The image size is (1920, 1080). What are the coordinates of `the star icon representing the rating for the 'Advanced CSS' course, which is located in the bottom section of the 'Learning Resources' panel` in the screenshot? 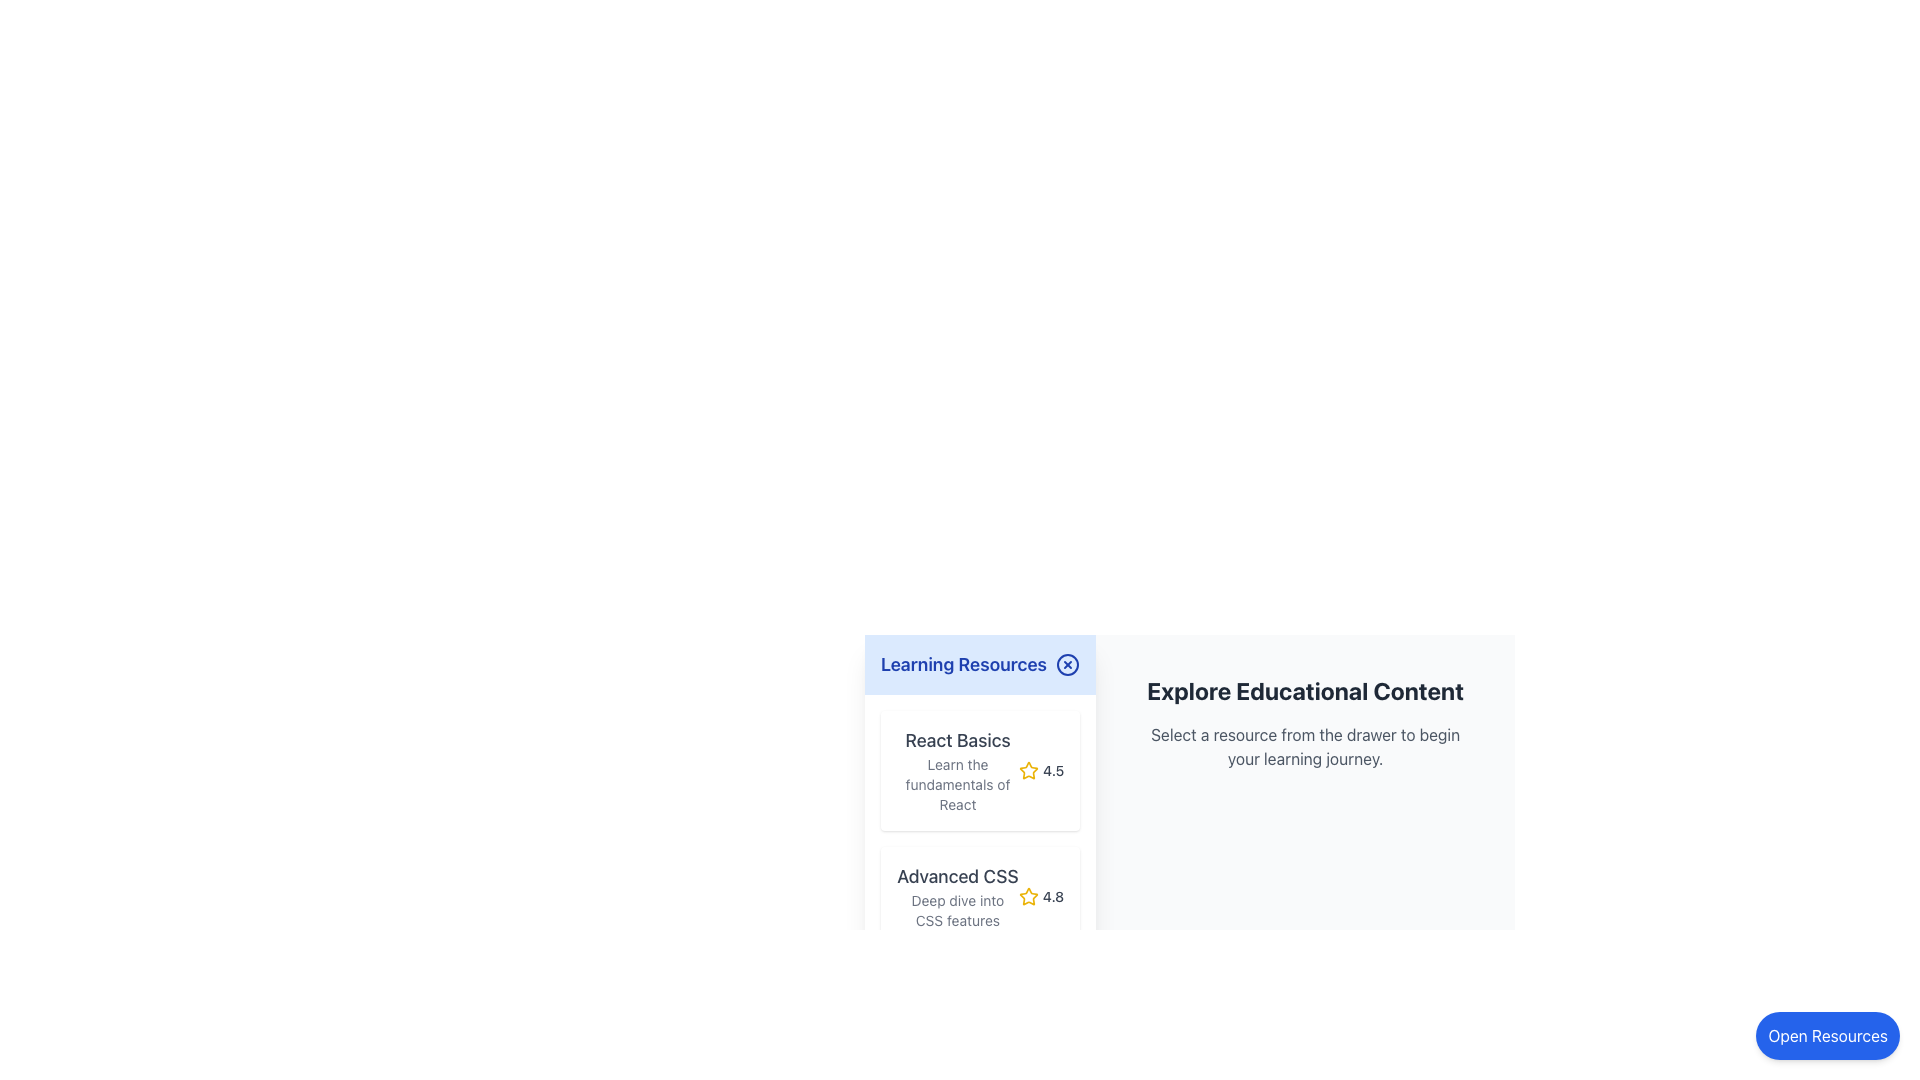 It's located at (1028, 896).